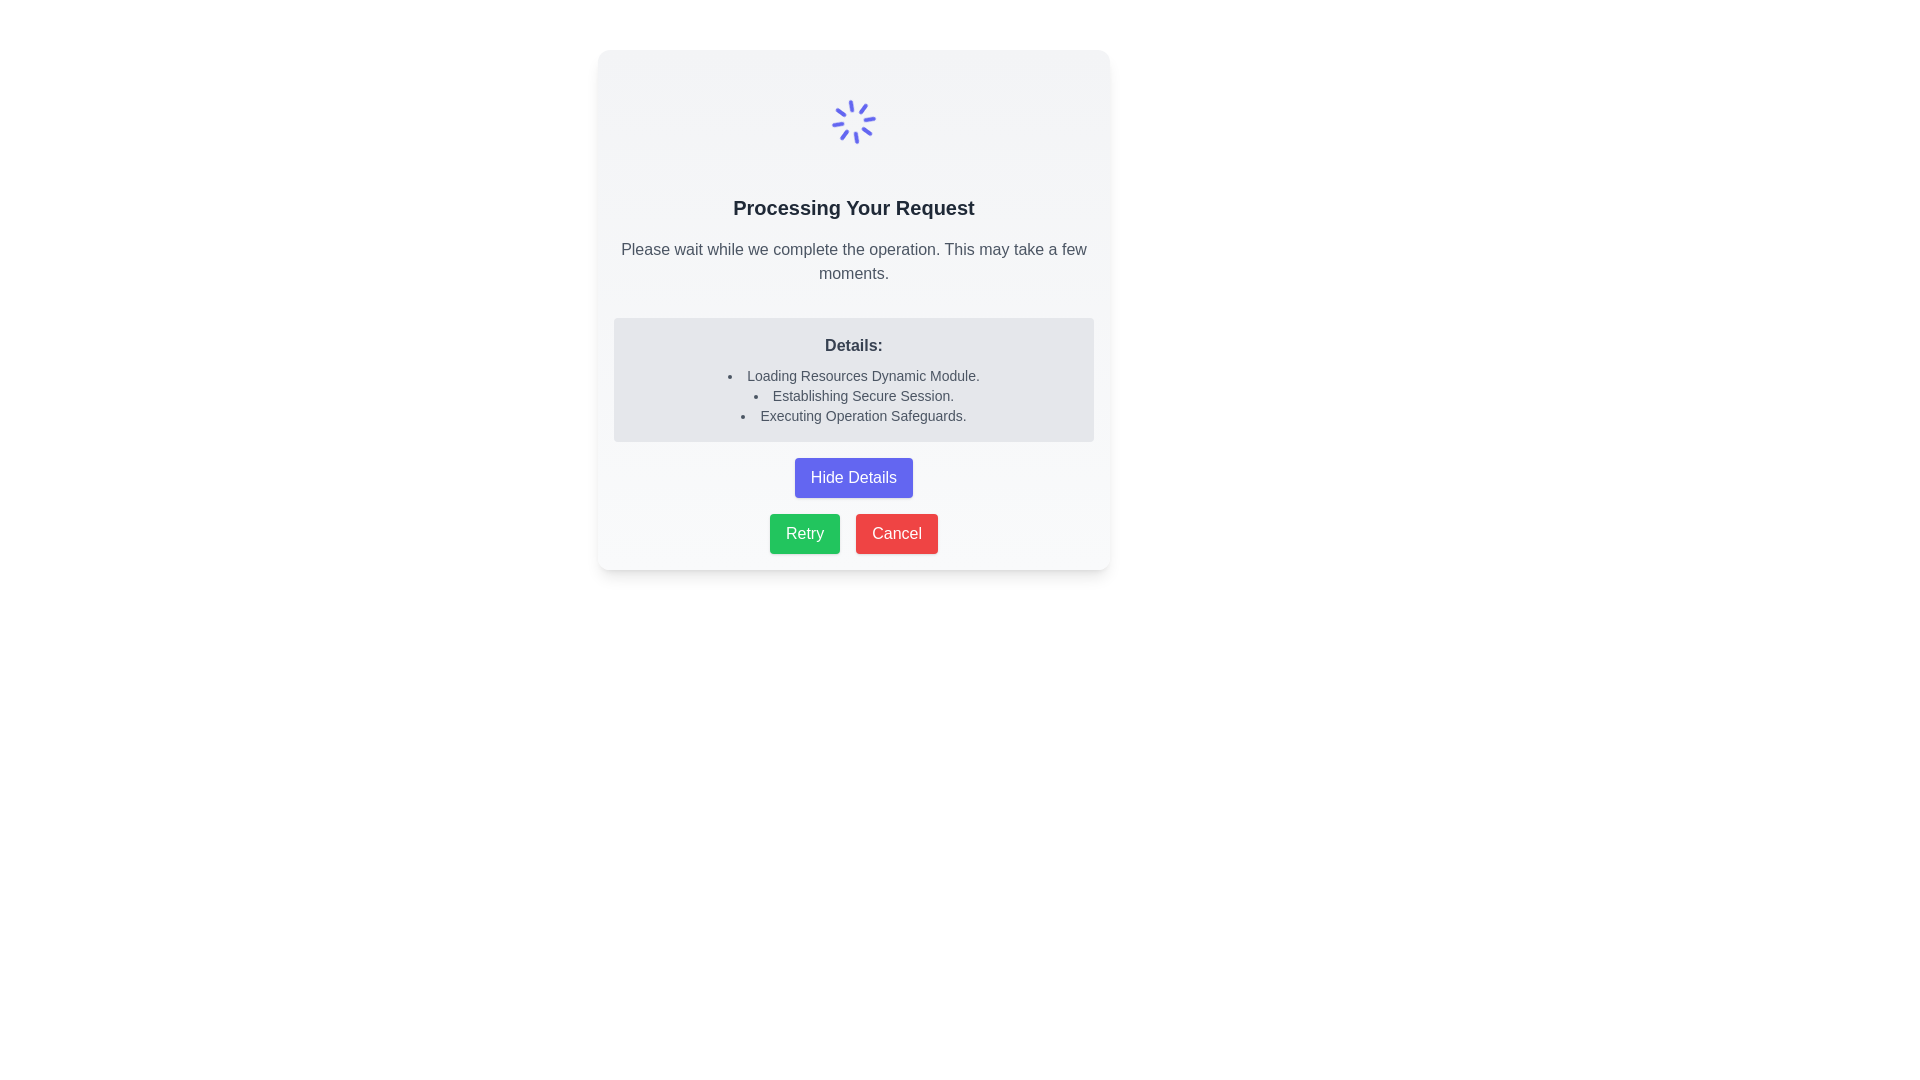  Describe the element at coordinates (854, 375) in the screenshot. I see `the static text 'Loading Resources Dynamic Module.' which is the first item in a bulleted list under the 'Processing Your Request' header` at that location.